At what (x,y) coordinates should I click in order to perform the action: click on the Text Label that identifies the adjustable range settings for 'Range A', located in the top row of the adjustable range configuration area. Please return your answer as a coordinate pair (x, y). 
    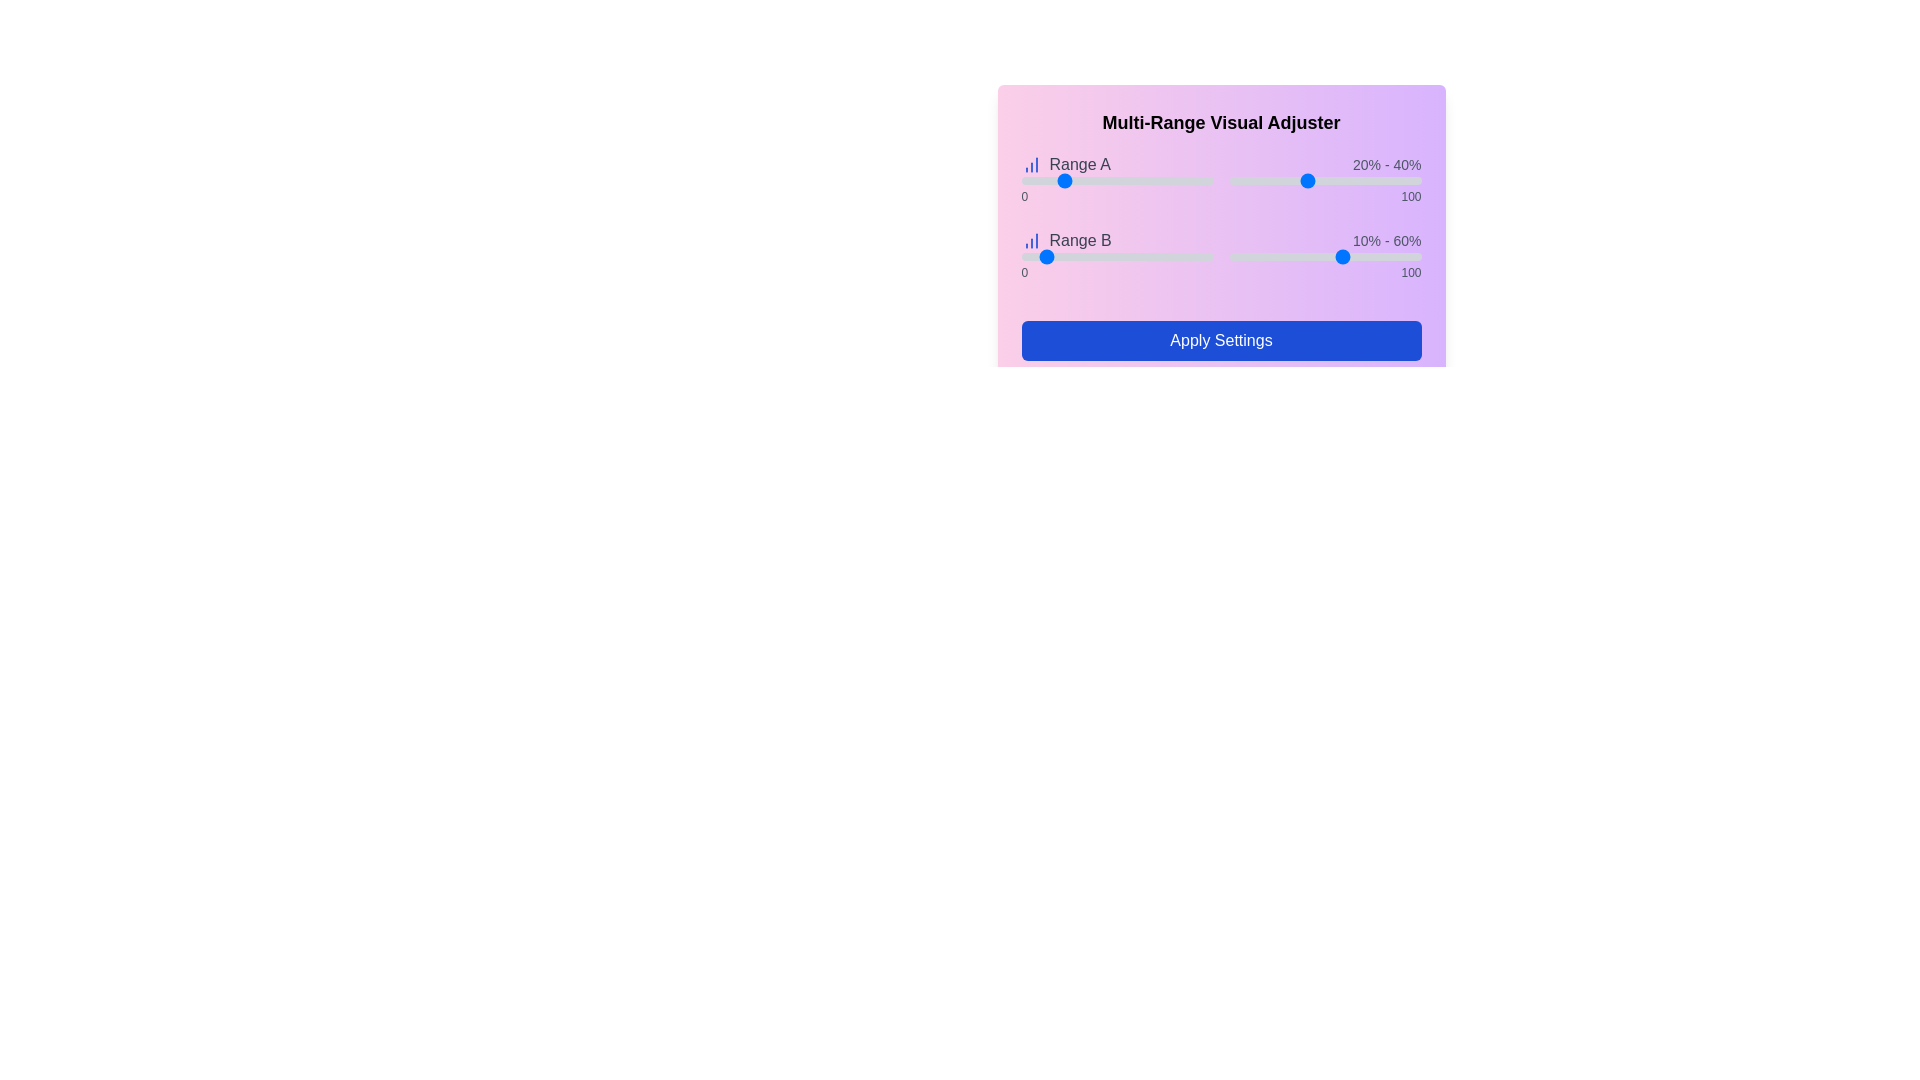
    Looking at the image, I should click on (1079, 164).